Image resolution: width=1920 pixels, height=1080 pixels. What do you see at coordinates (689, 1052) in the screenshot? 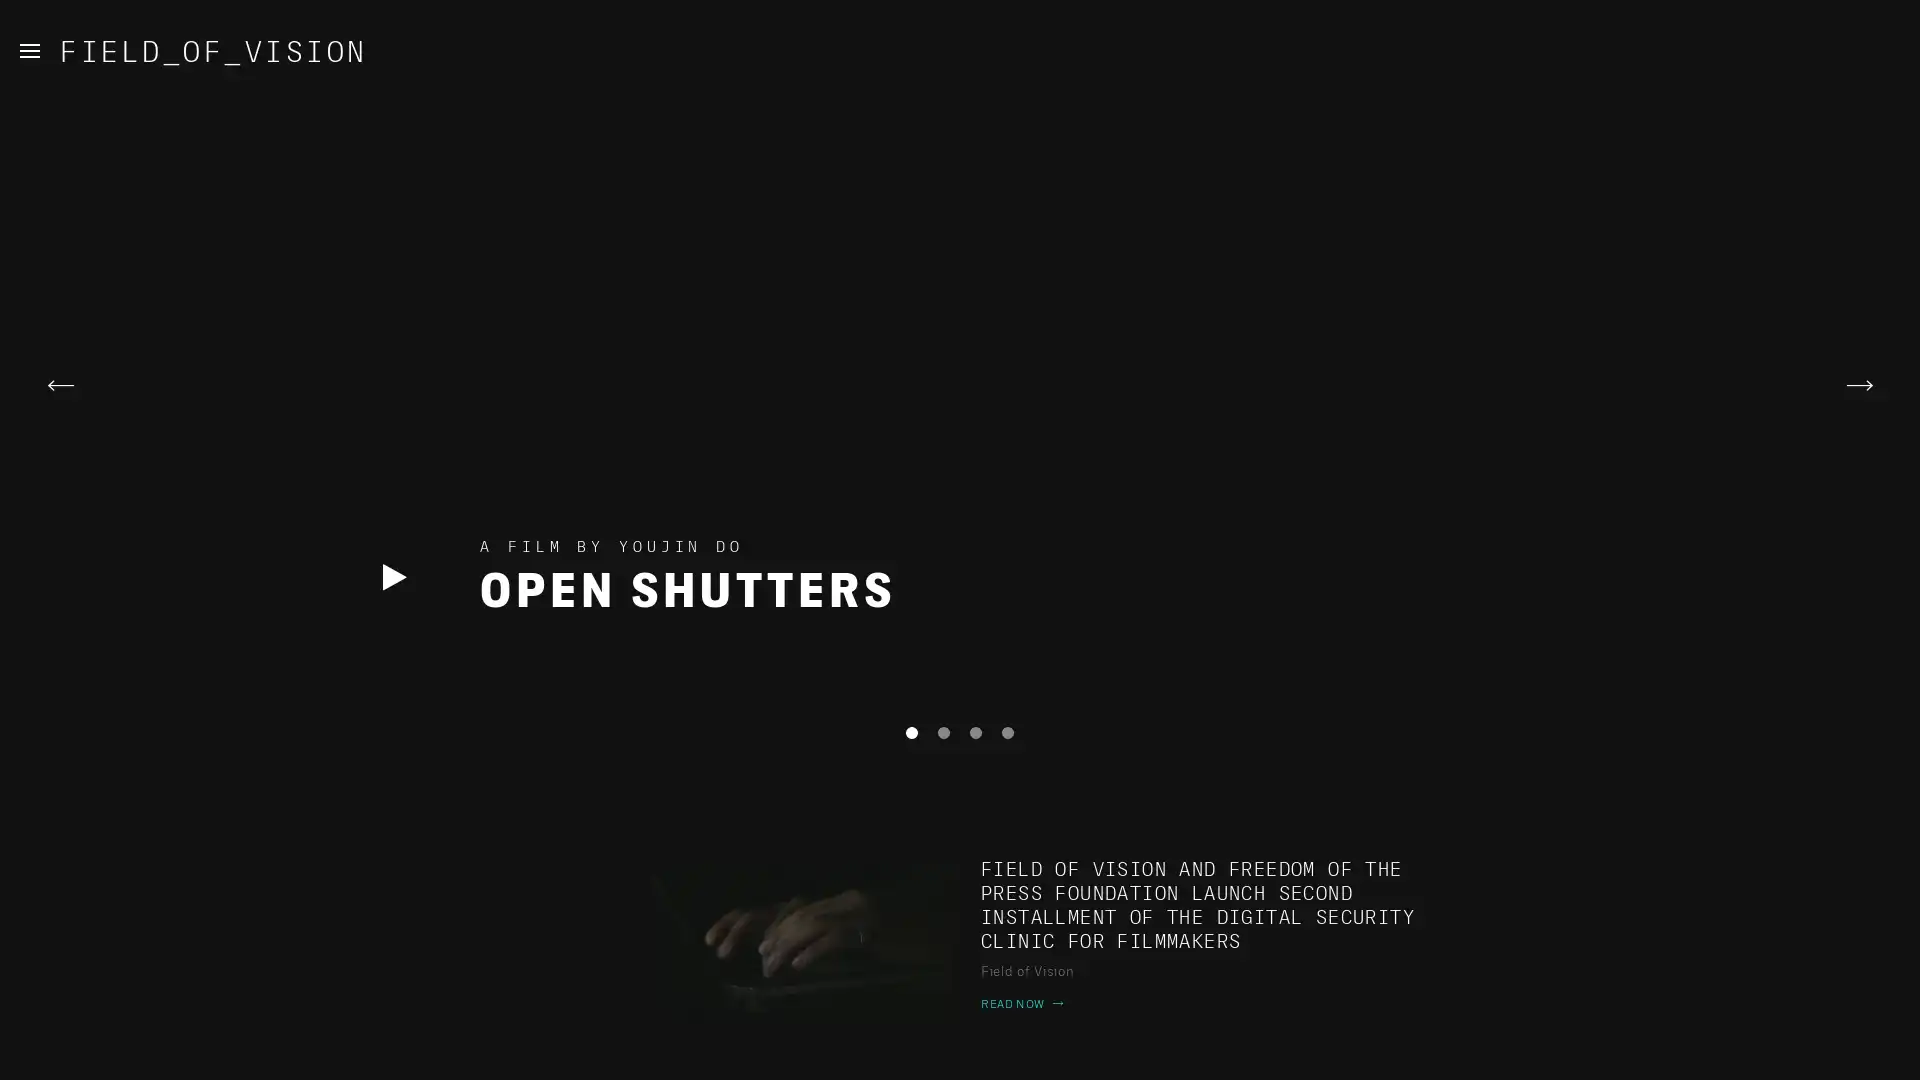
I see `Sign up for our newsletter` at bounding box center [689, 1052].